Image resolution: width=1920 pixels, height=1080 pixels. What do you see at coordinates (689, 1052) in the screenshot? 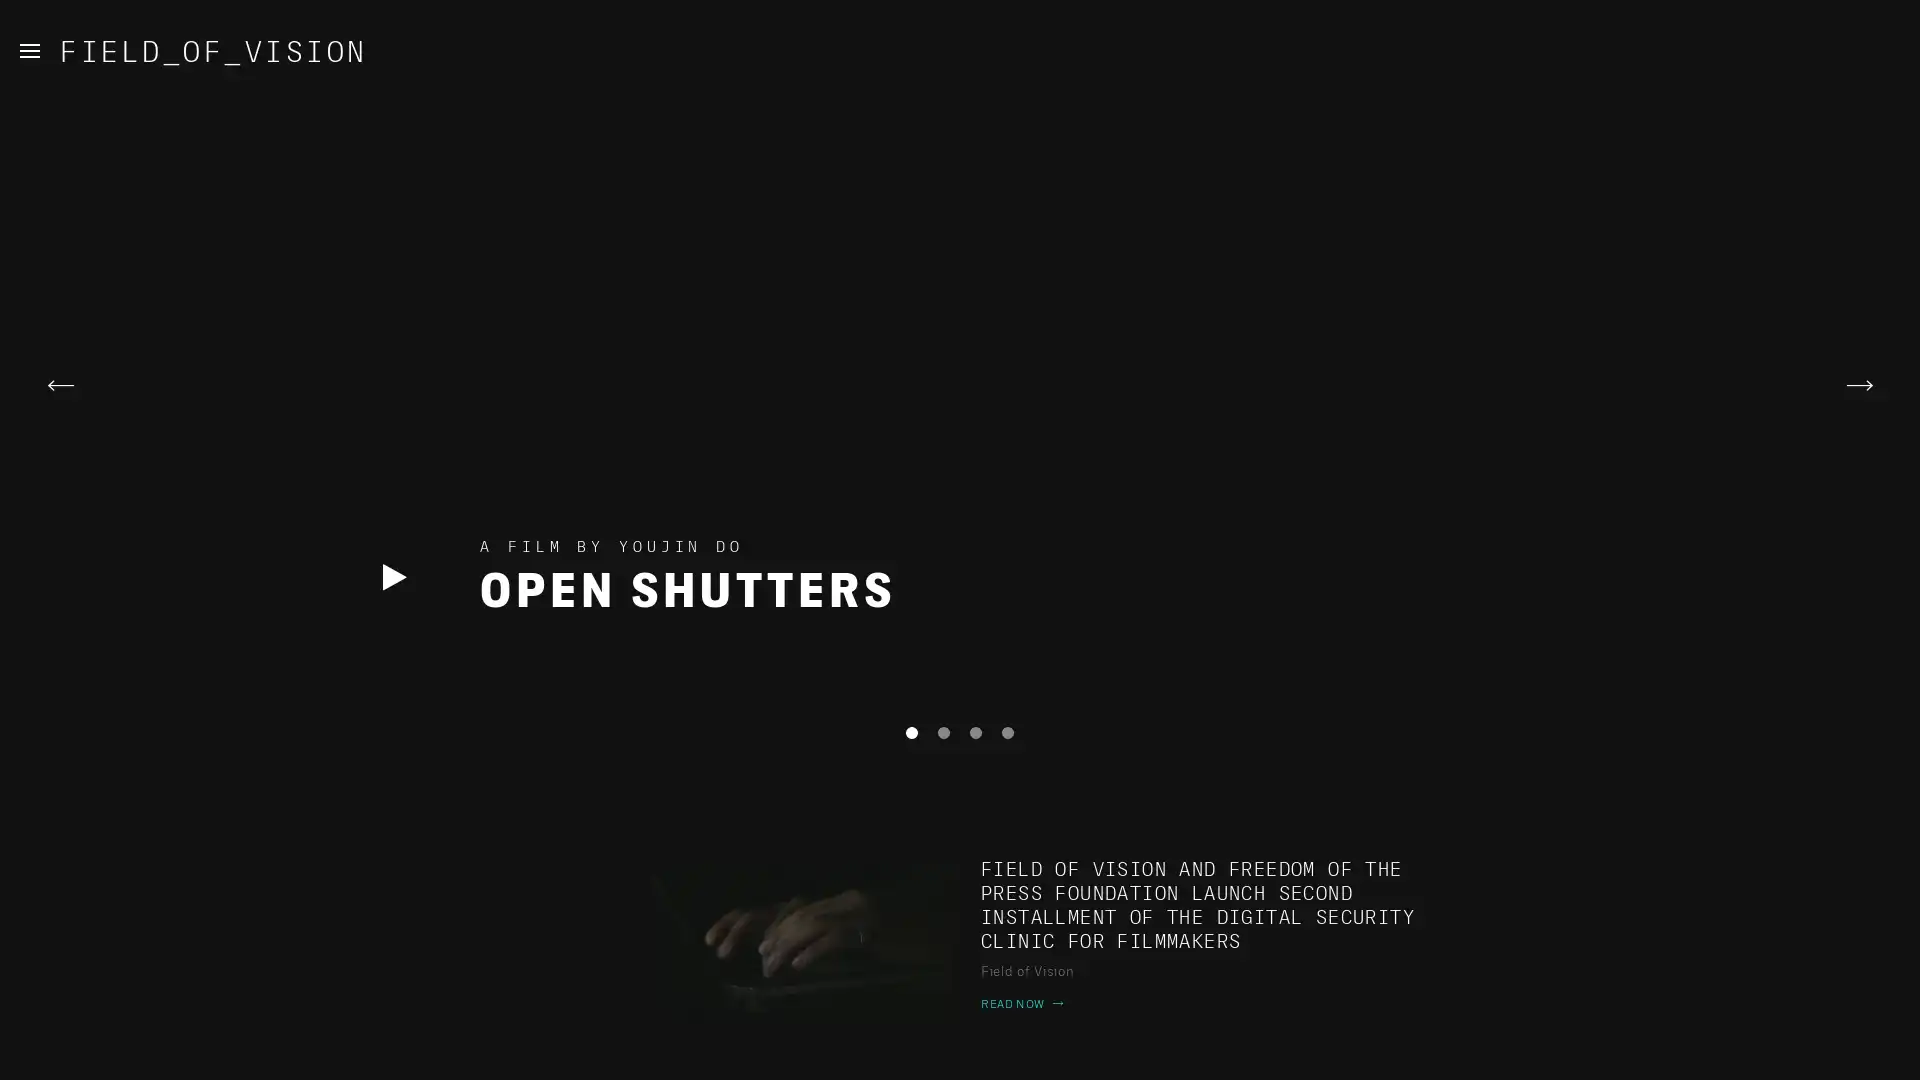
I see `Sign up for our newsletter` at bounding box center [689, 1052].